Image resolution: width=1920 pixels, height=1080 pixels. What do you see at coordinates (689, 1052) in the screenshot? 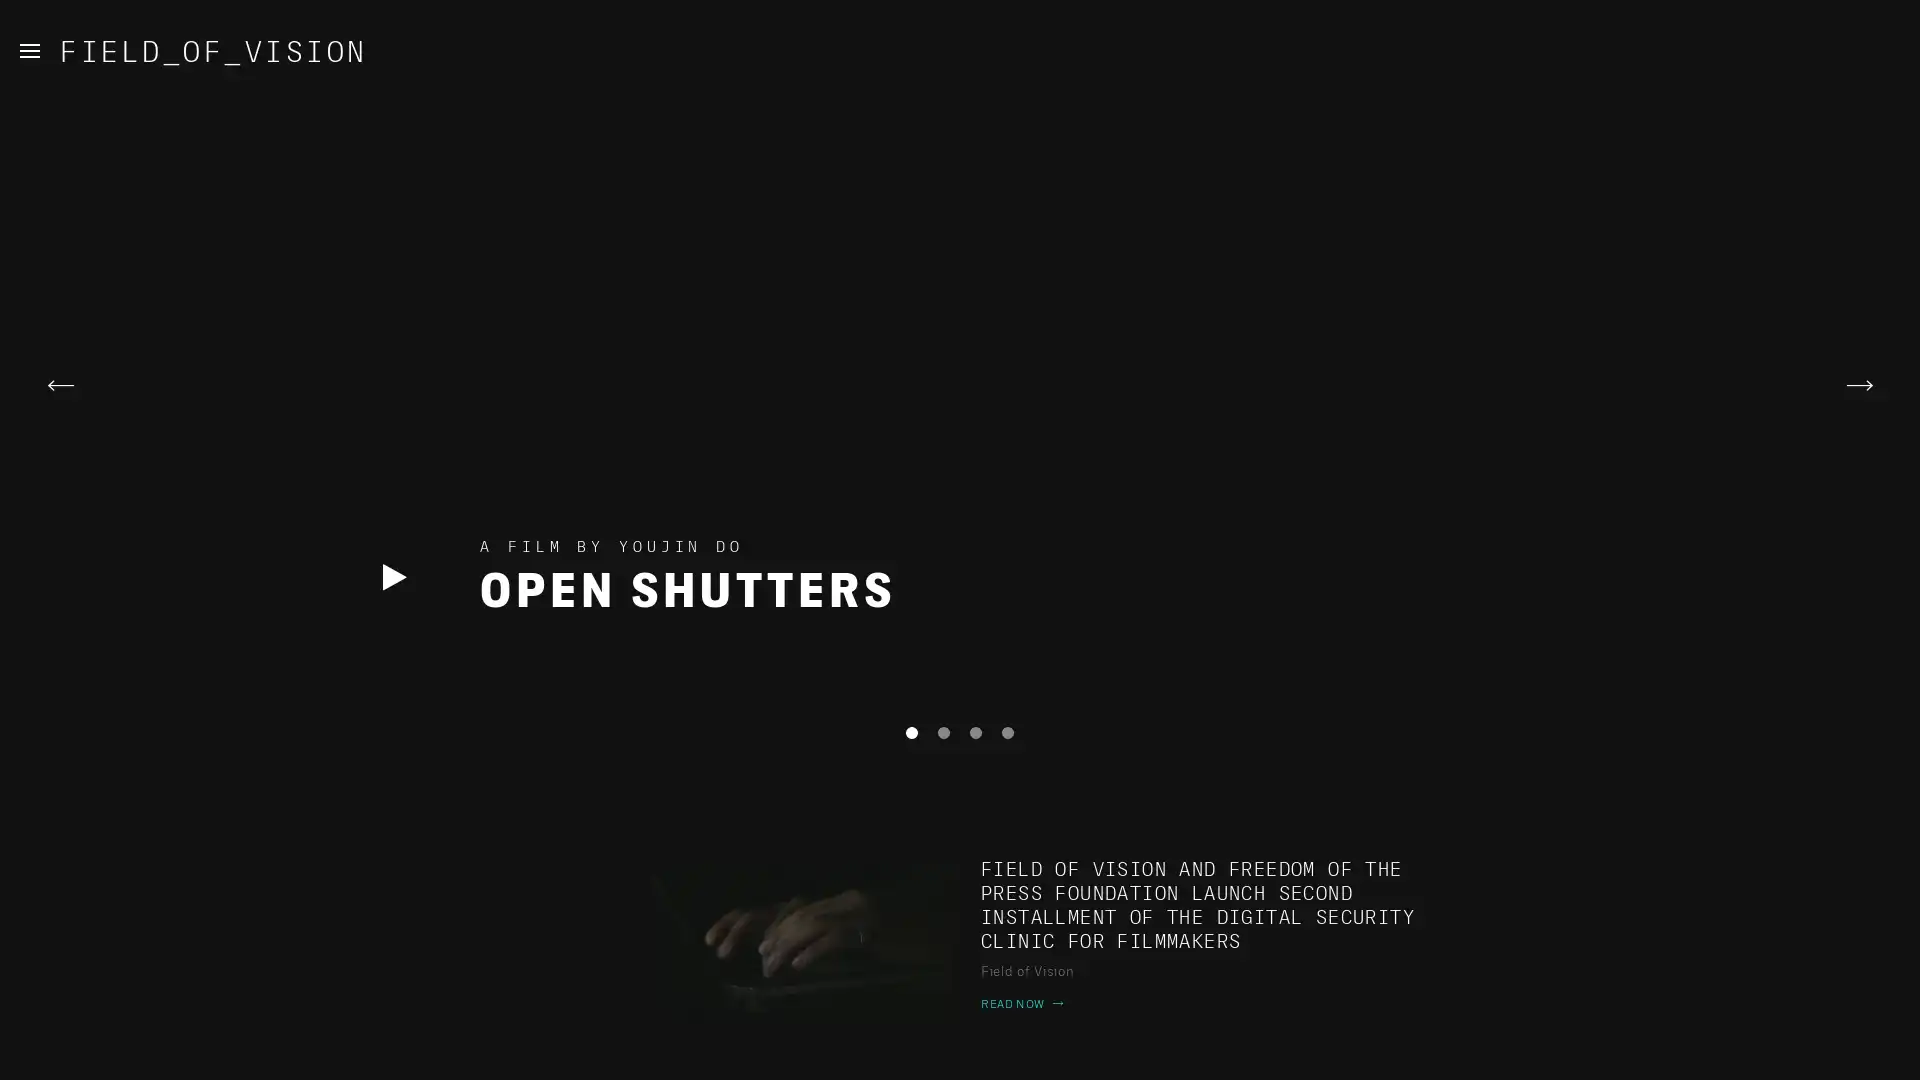
I see `Sign up for our newsletter` at bounding box center [689, 1052].